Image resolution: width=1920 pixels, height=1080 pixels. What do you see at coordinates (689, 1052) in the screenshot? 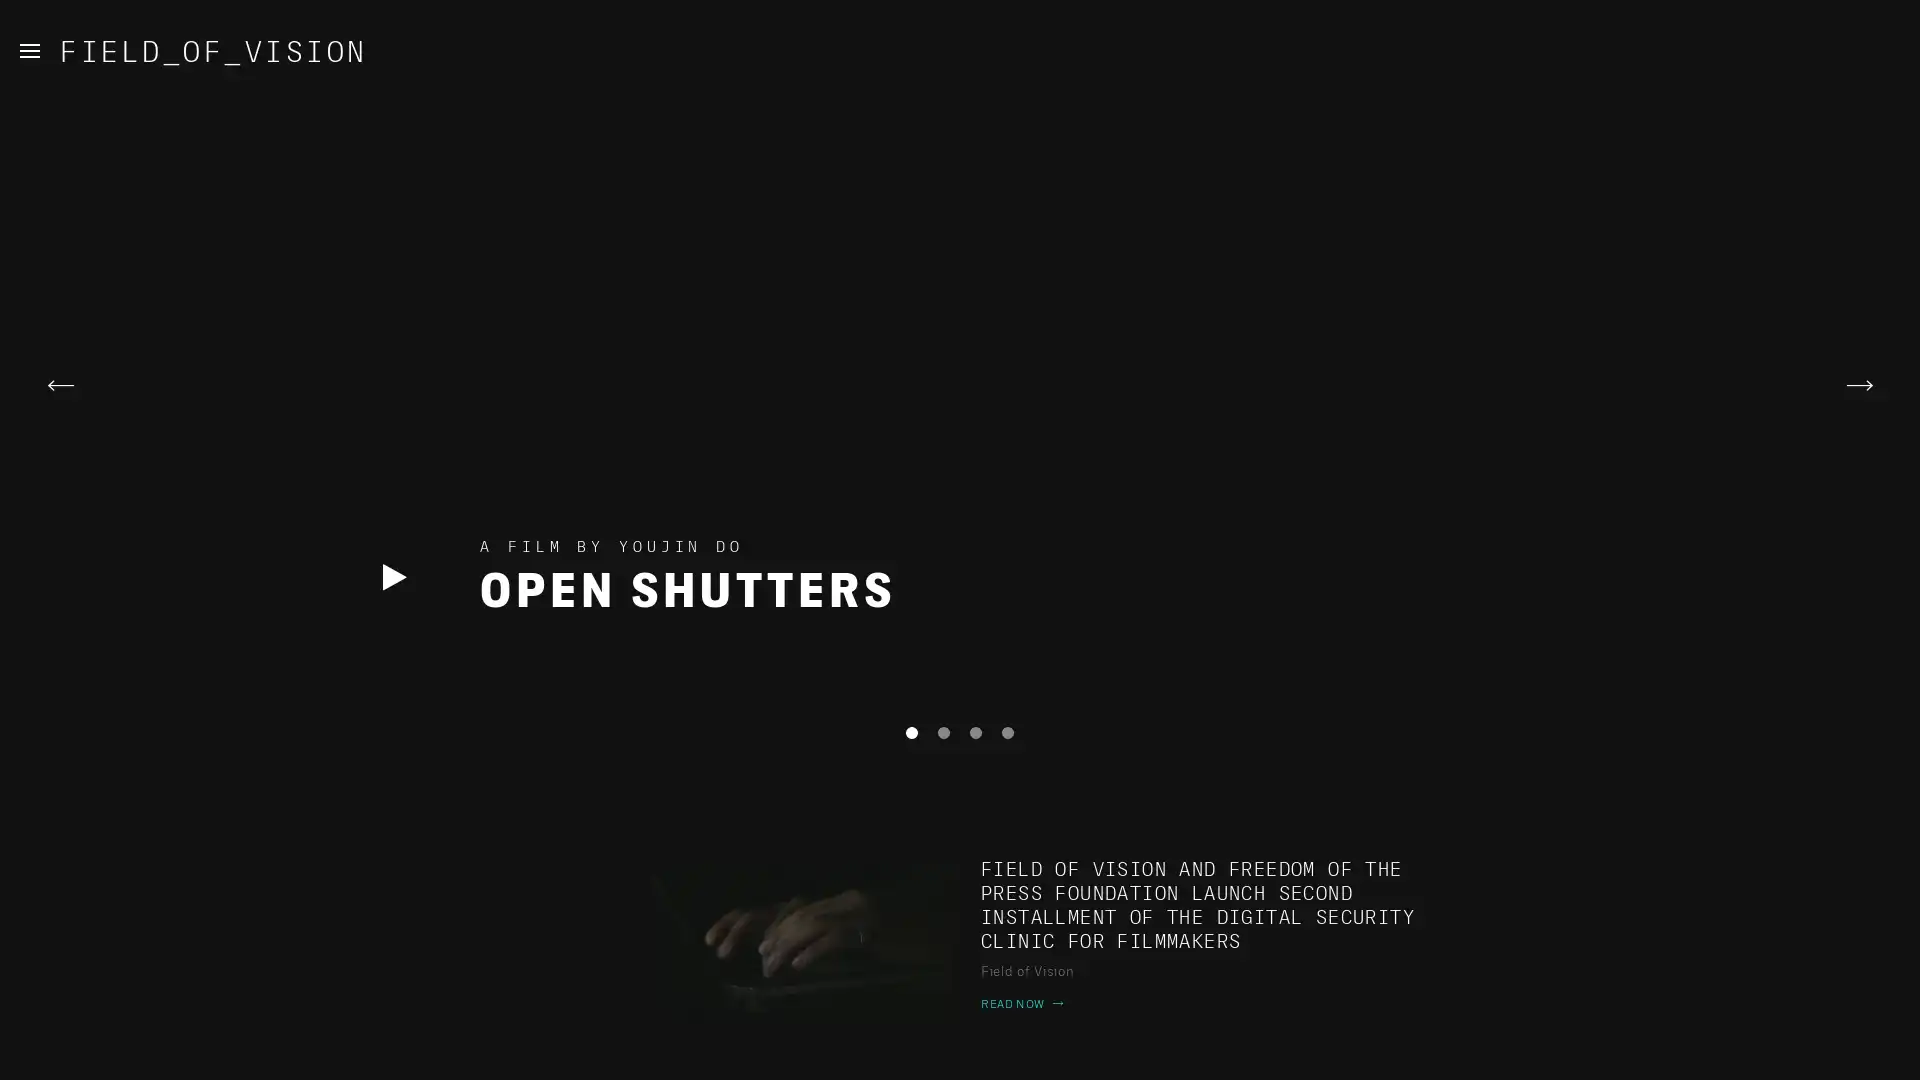
I see `Sign up for our newsletter` at bounding box center [689, 1052].